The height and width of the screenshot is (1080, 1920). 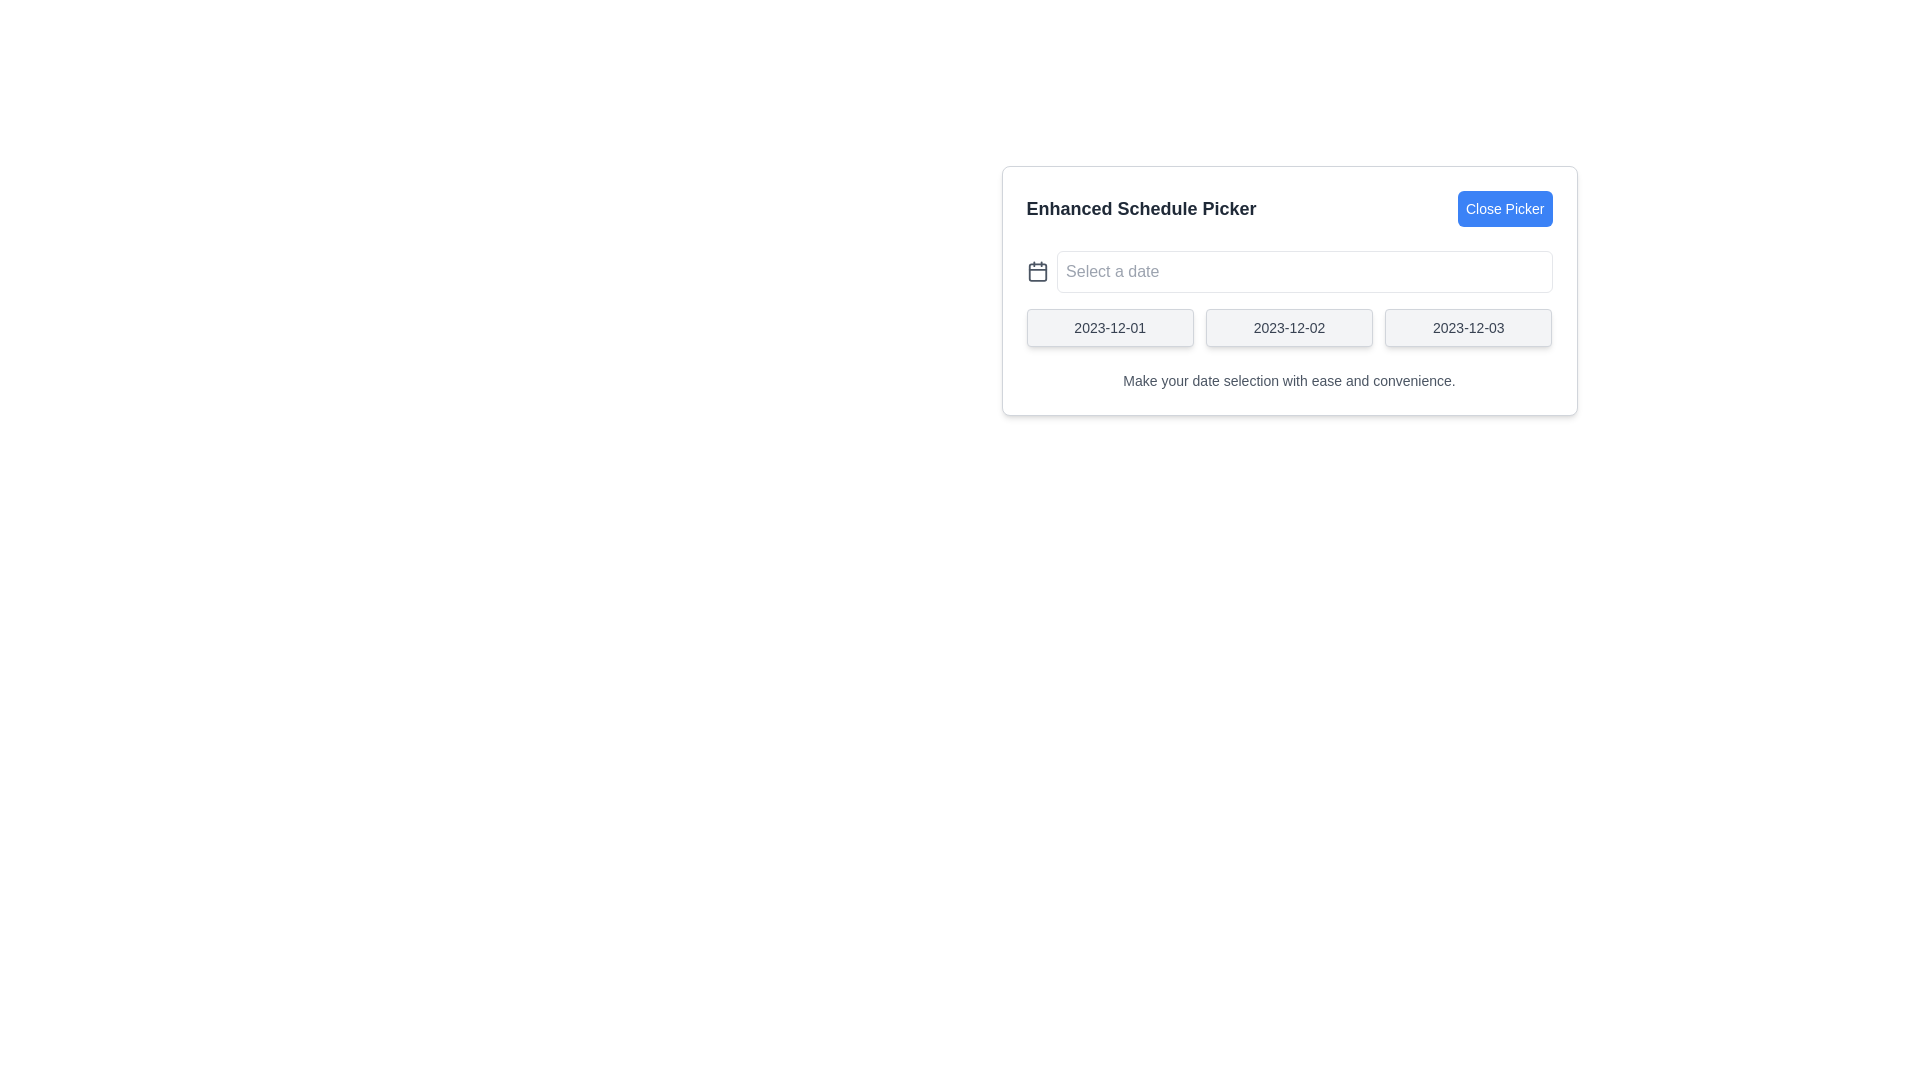 What do you see at coordinates (1289, 326) in the screenshot?
I see `the button labeled '2023-12-02', which is the second button from the left in a row of three buttons within the date selector component` at bounding box center [1289, 326].